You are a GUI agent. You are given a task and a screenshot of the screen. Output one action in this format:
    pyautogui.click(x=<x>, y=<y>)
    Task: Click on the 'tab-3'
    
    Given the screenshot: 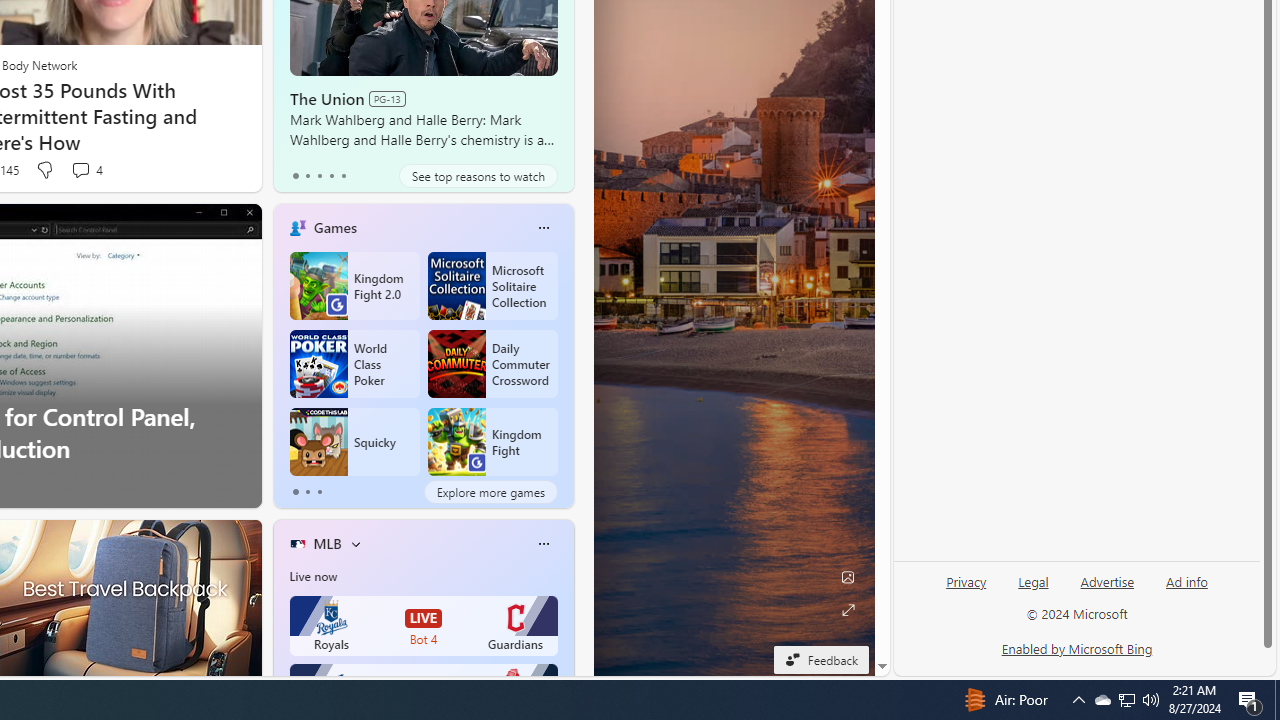 What is the action you would take?
    pyautogui.click(x=331, y=175)
    